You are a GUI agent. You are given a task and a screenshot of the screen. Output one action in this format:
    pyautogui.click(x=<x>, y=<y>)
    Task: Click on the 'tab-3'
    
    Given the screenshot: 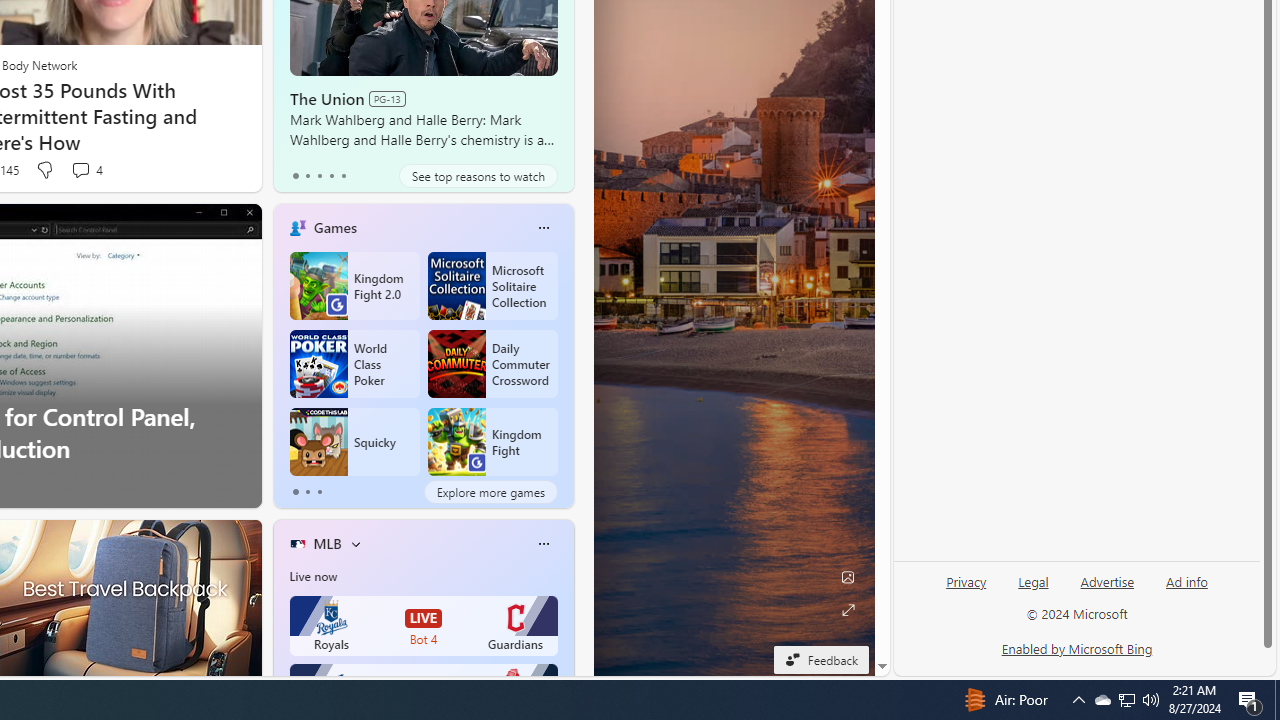 What is the action you would take?
    pyautogui.click(x=331, y=175)
    